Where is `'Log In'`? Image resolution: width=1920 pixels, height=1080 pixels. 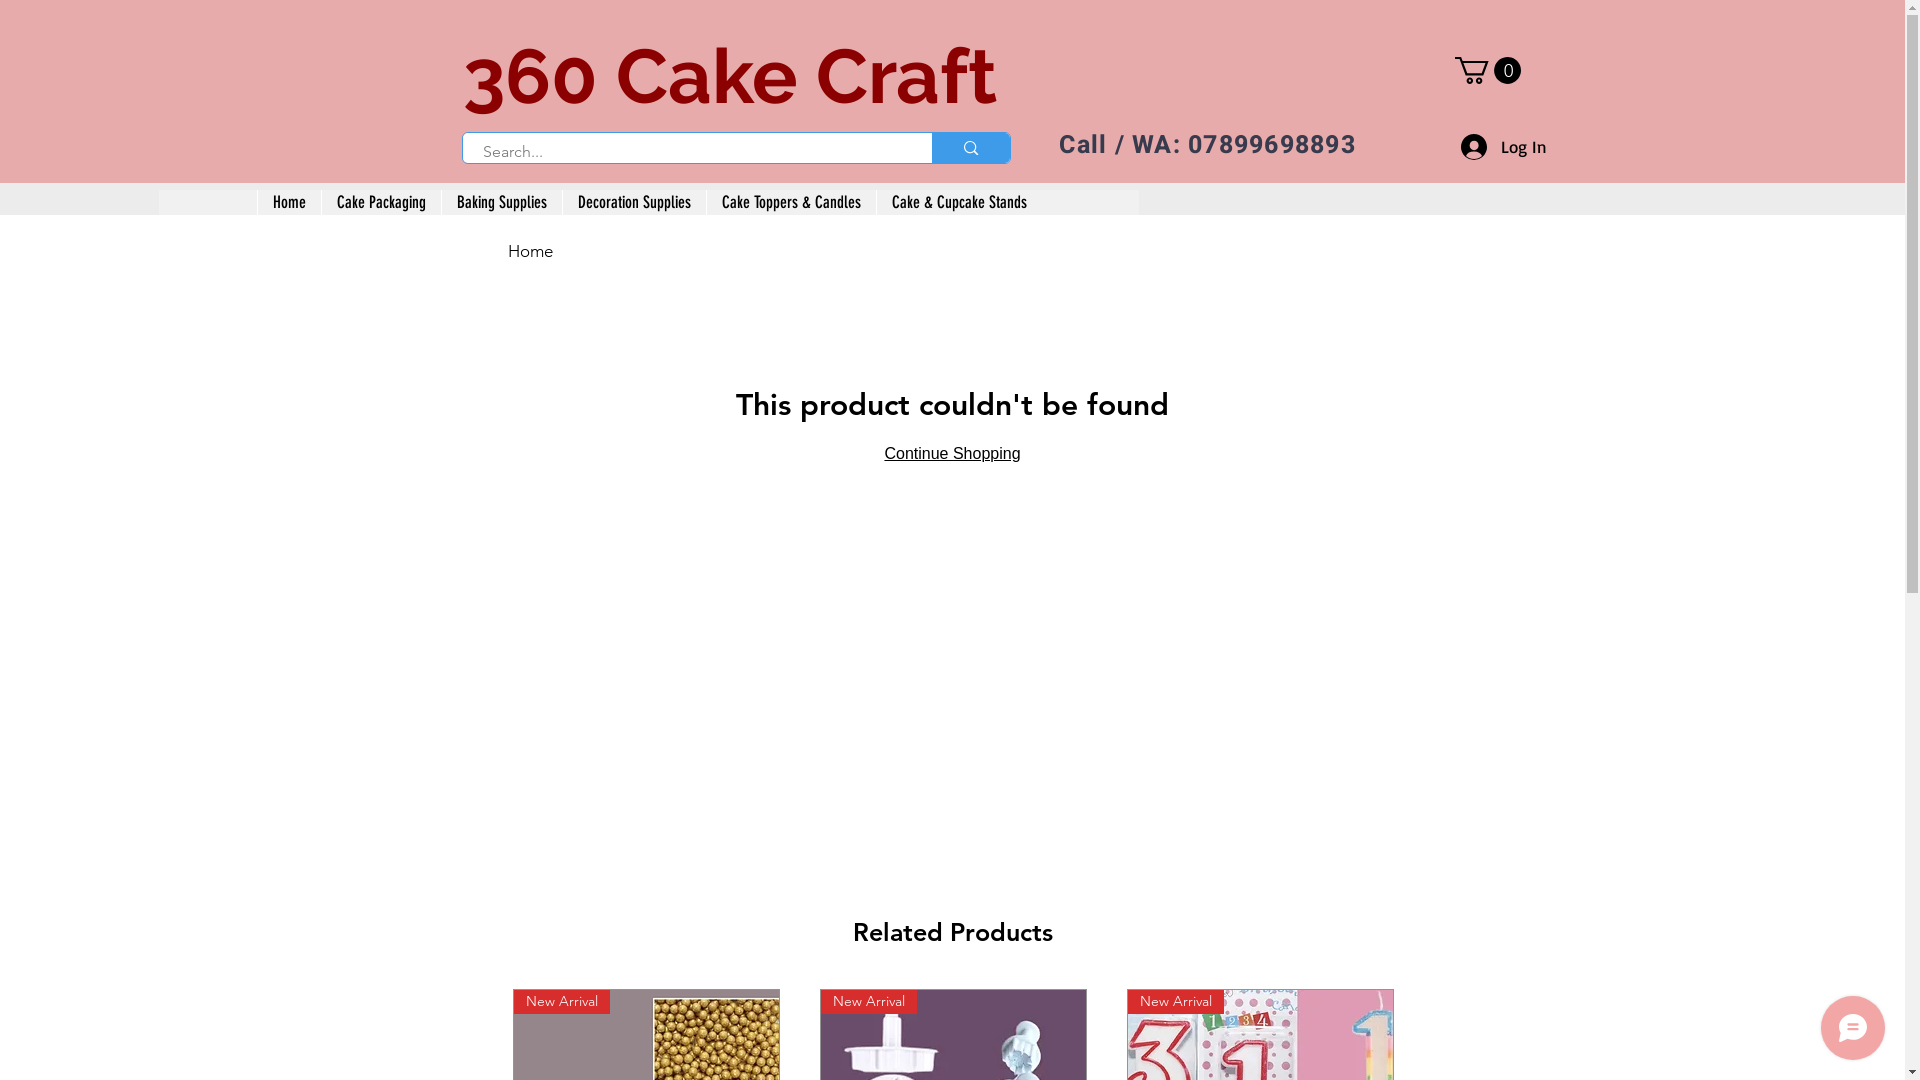 'Log In' is located at coordinates (1502, 145).